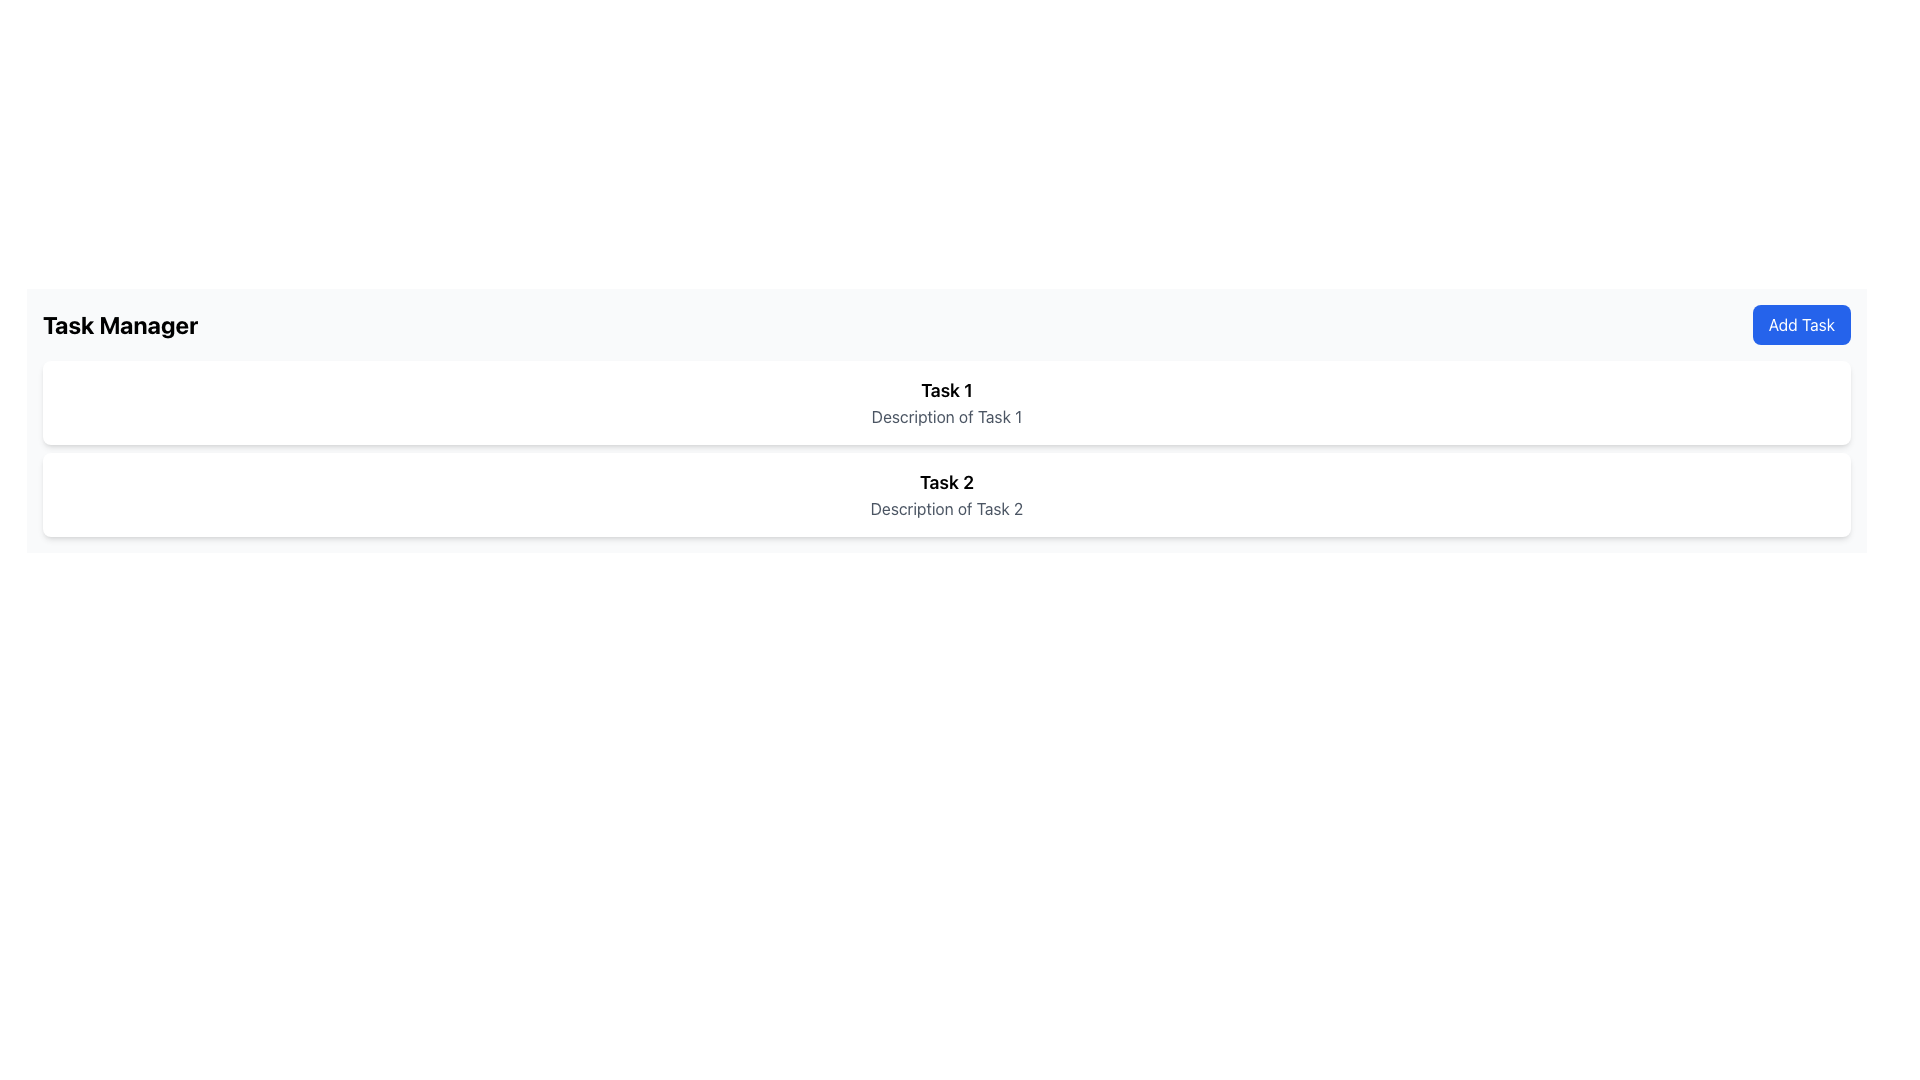 This screenshot has width=1920, height=1080. What do you see at coordinates (945, 494) in the screenshot?
I see `the second task card in the task manager interface` at bounding box center [945, 494].